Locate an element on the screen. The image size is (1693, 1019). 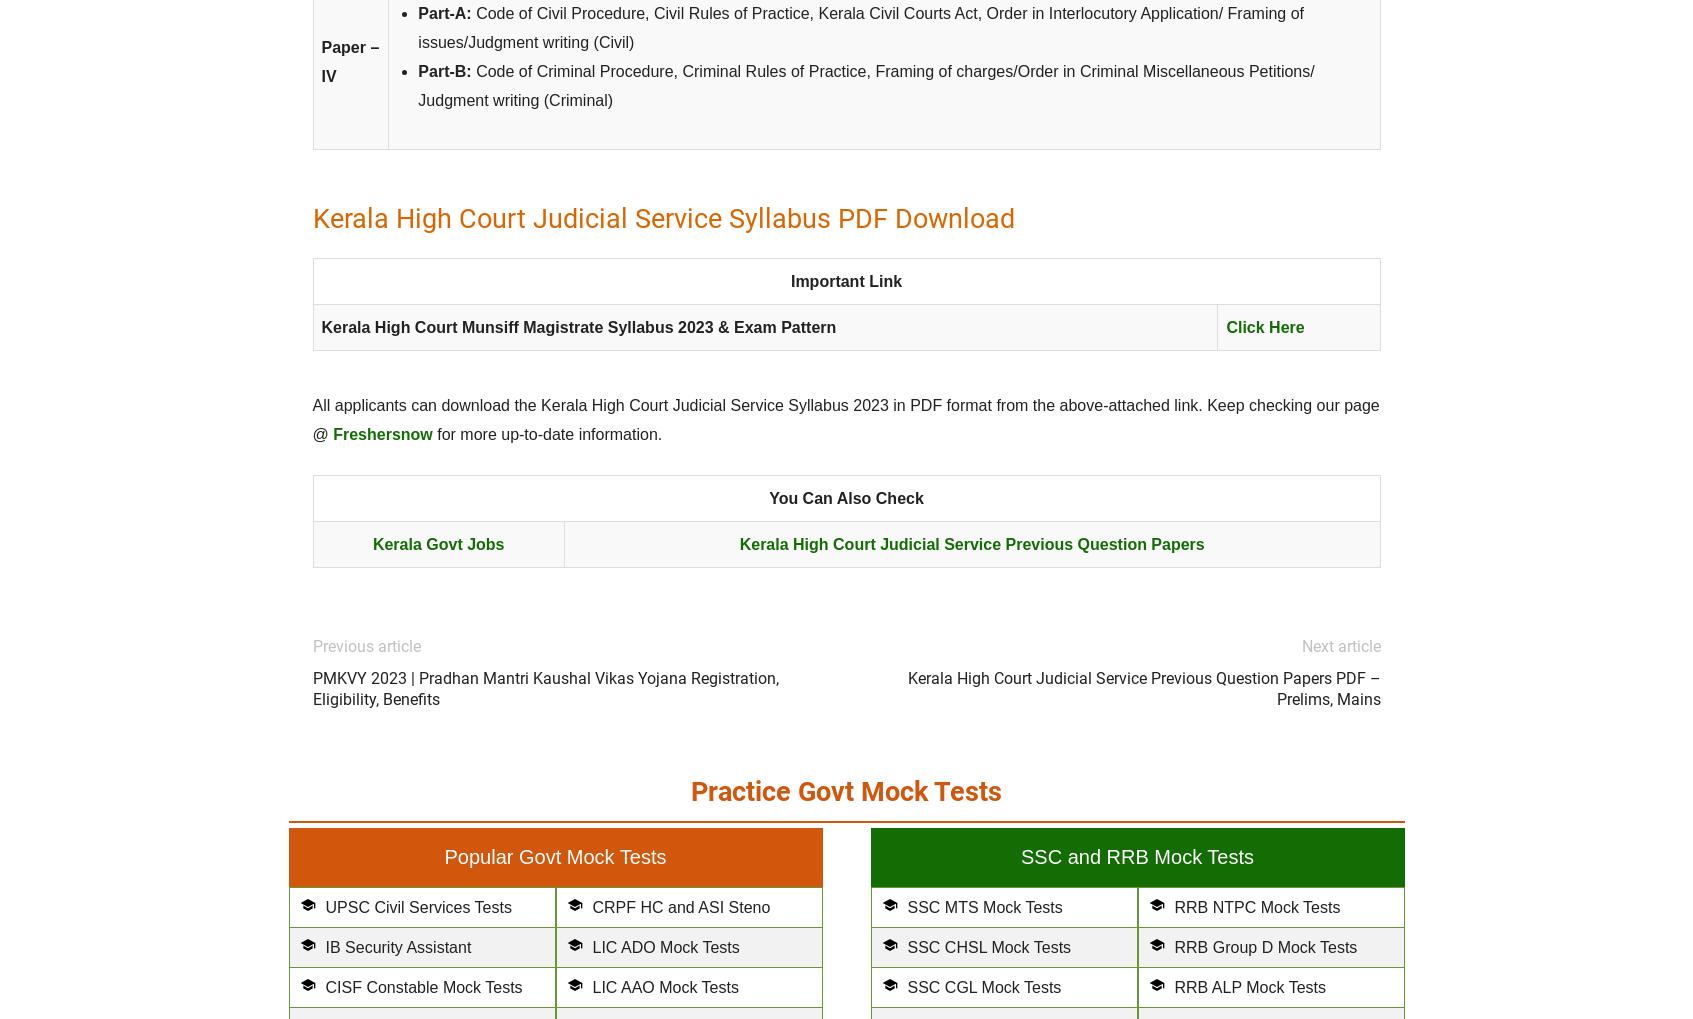
'All applicants can download the Kerala High Court Judicial Service Syllabus 2023 in PDF format from the above-attached link. Keep checking our page @' is located at coordinates (844, 420).